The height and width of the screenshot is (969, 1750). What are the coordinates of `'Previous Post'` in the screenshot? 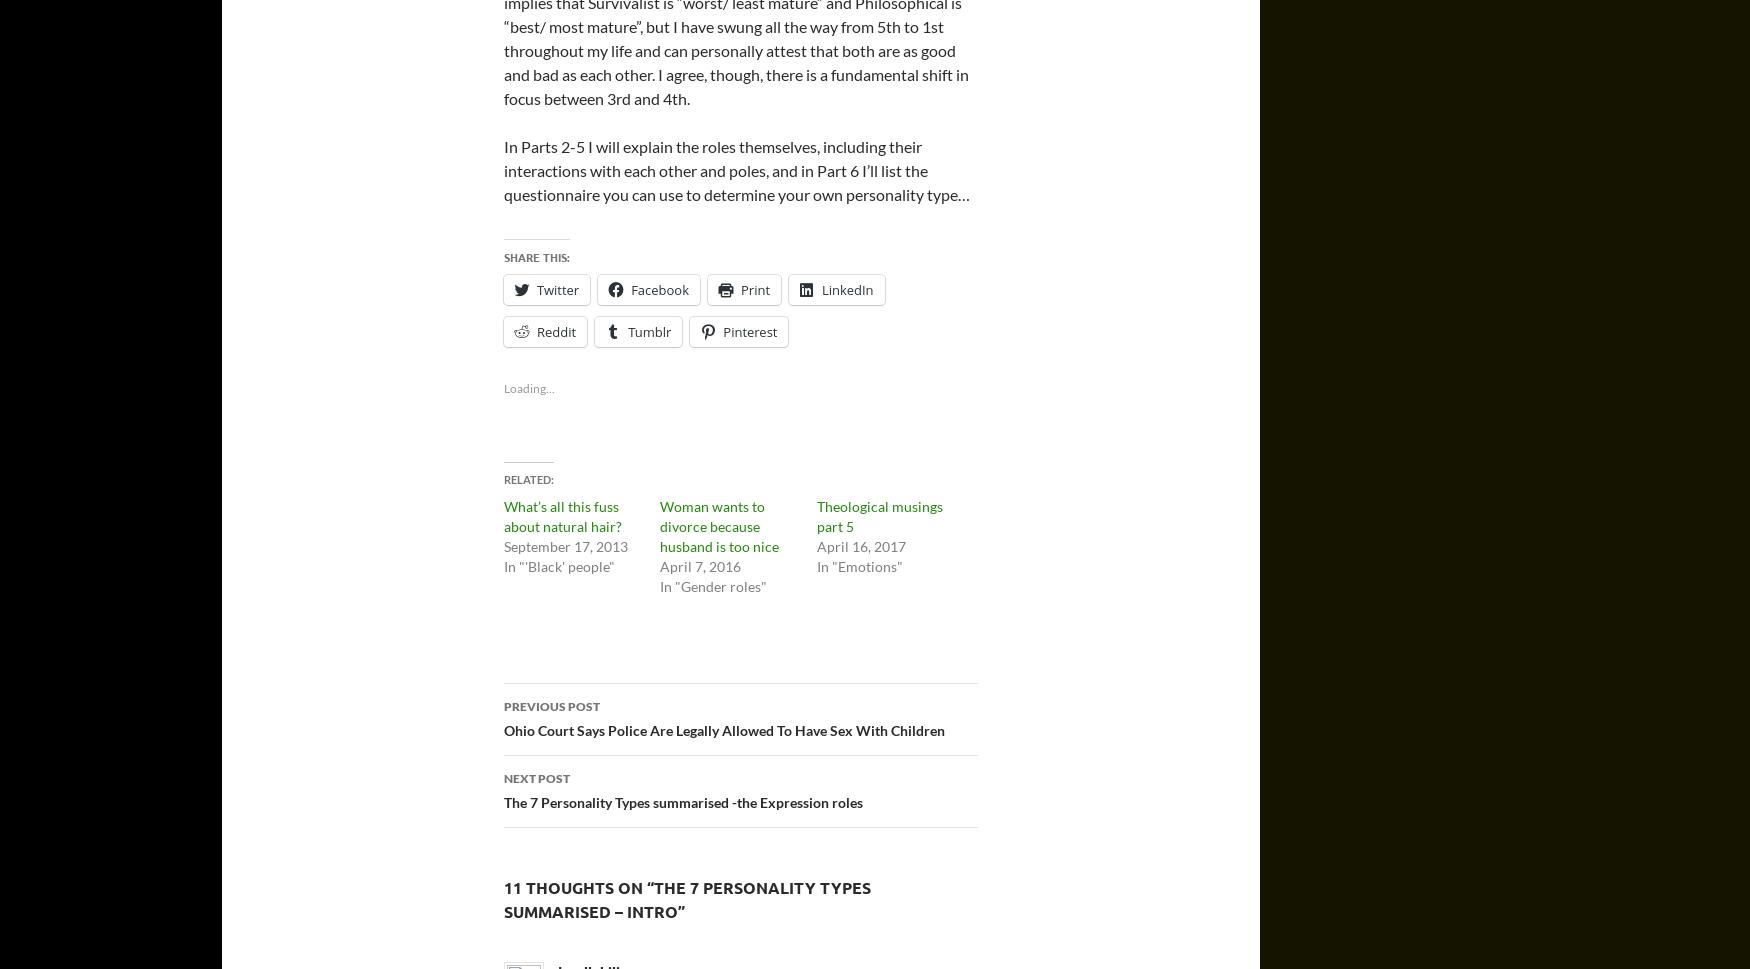 It's located at (550, 706).